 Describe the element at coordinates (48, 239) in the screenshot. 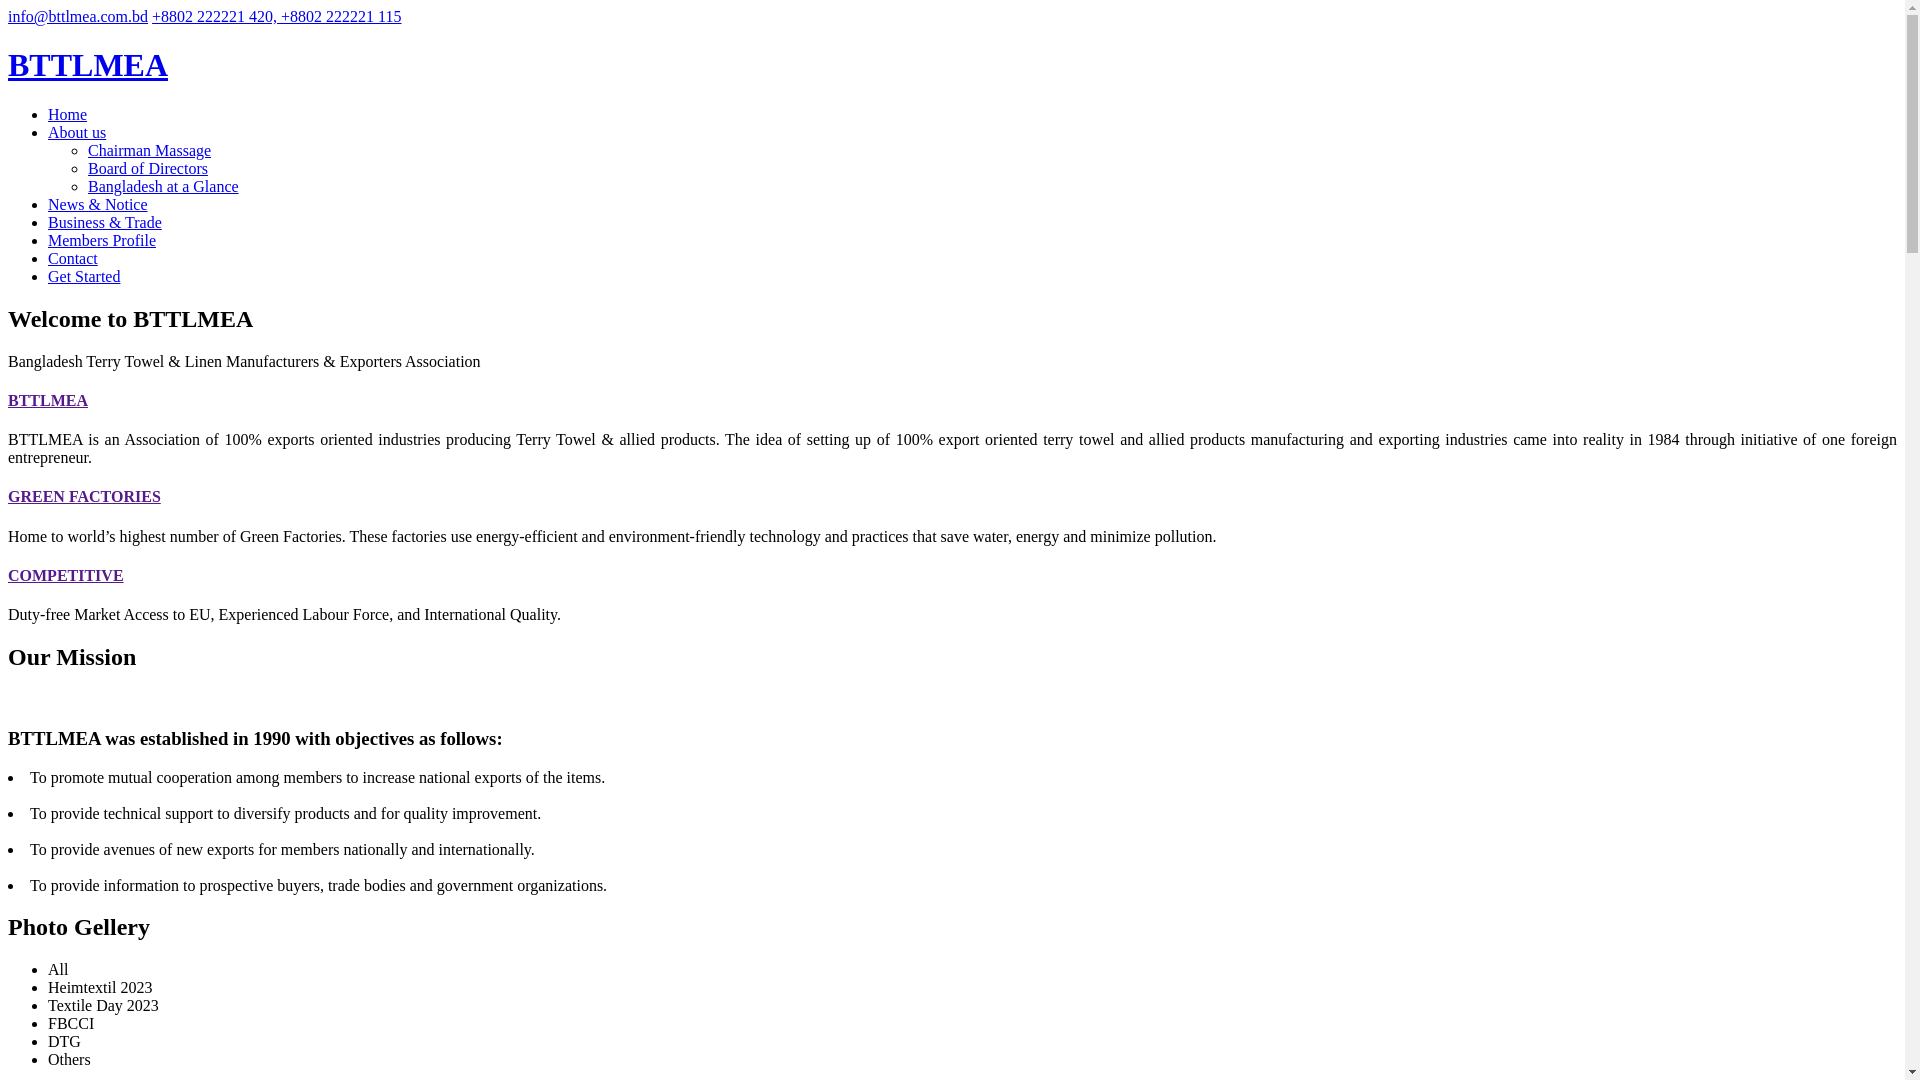

I see `'Members Profile'` at that location.